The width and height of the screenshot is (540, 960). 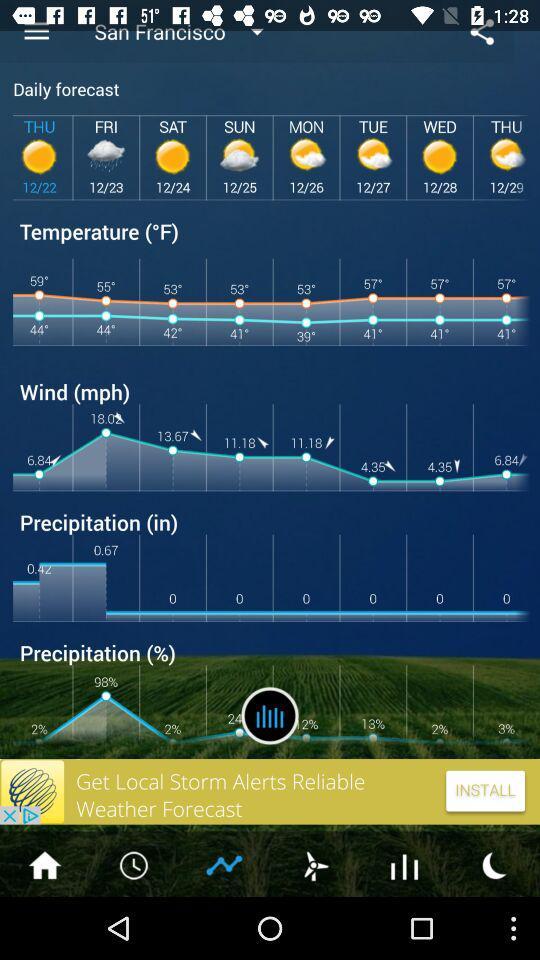 What do you see at coordinates (270, 765) in the screenshot?
I see `the pause icon` at bounding box center [270, 765].